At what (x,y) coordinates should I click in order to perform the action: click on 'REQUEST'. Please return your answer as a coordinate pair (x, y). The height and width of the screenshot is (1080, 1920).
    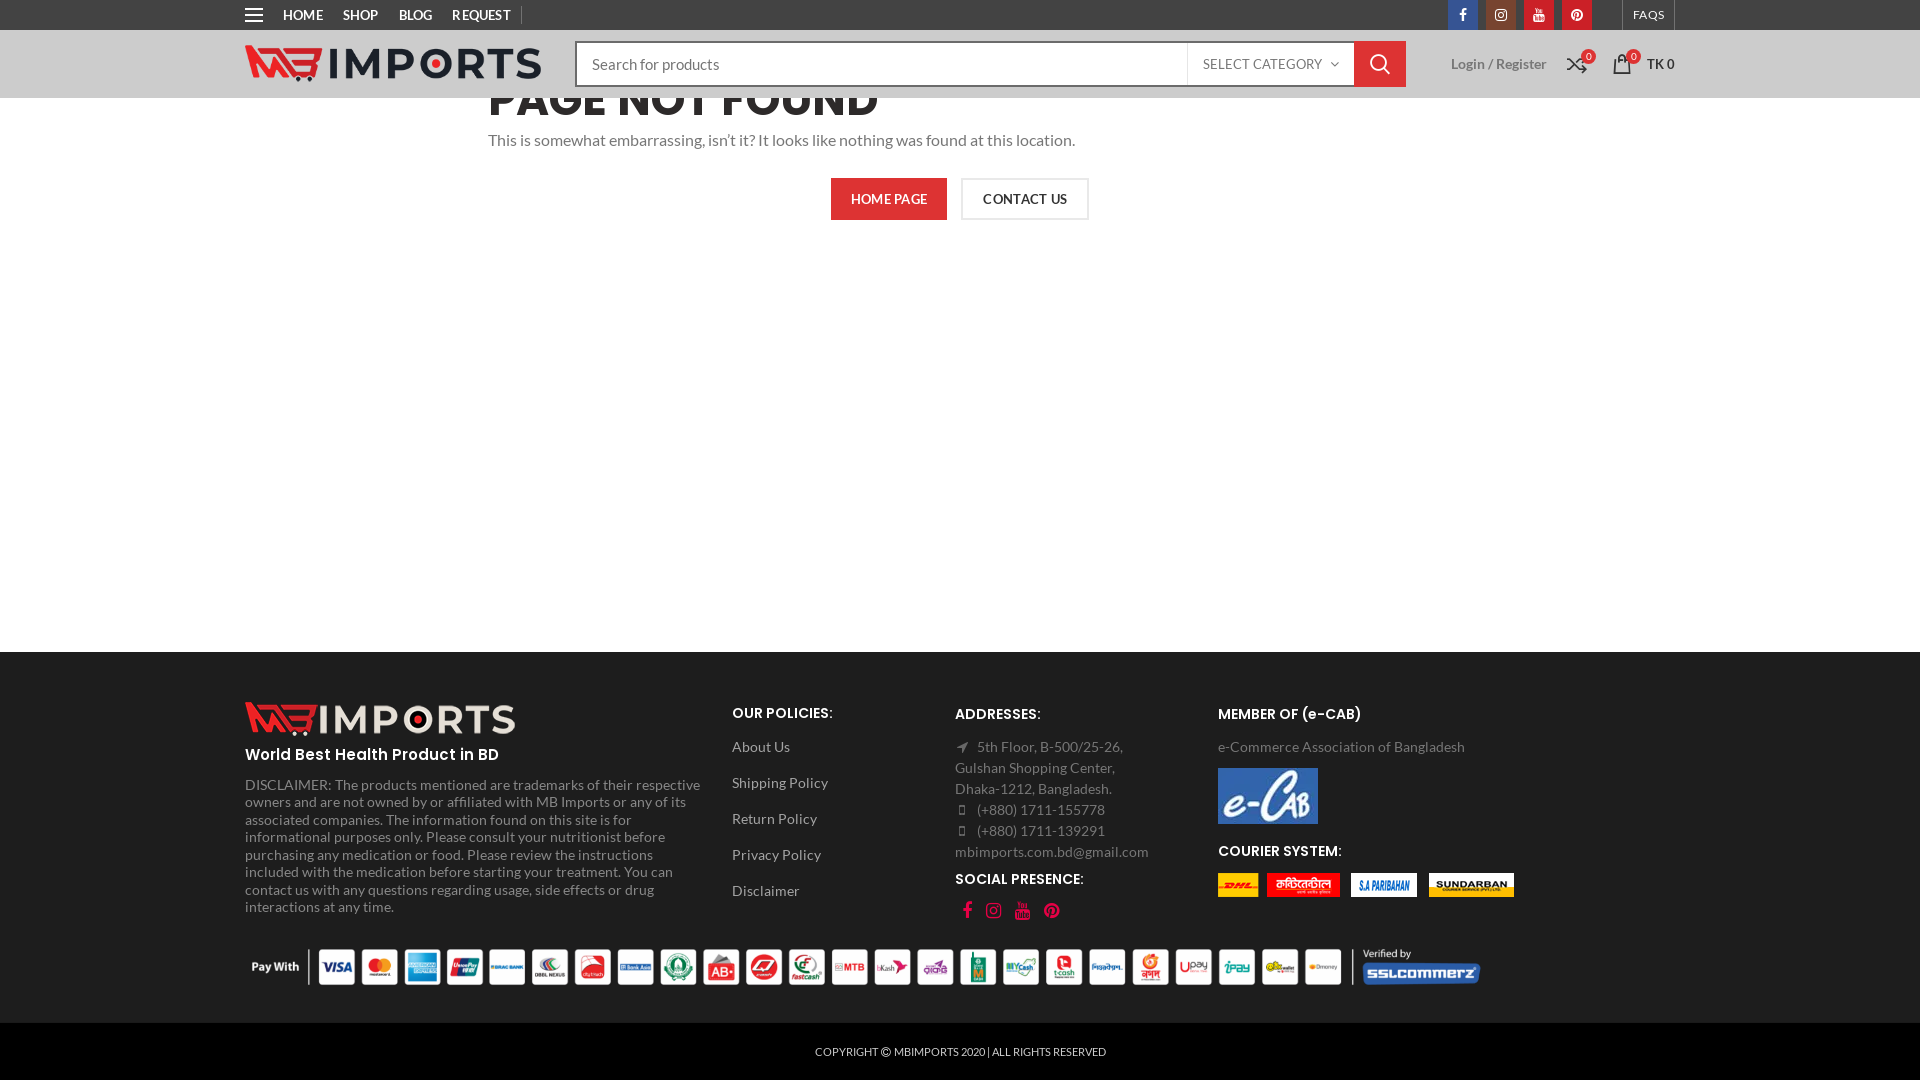
    Looking at the image, I should click on (480, 15).